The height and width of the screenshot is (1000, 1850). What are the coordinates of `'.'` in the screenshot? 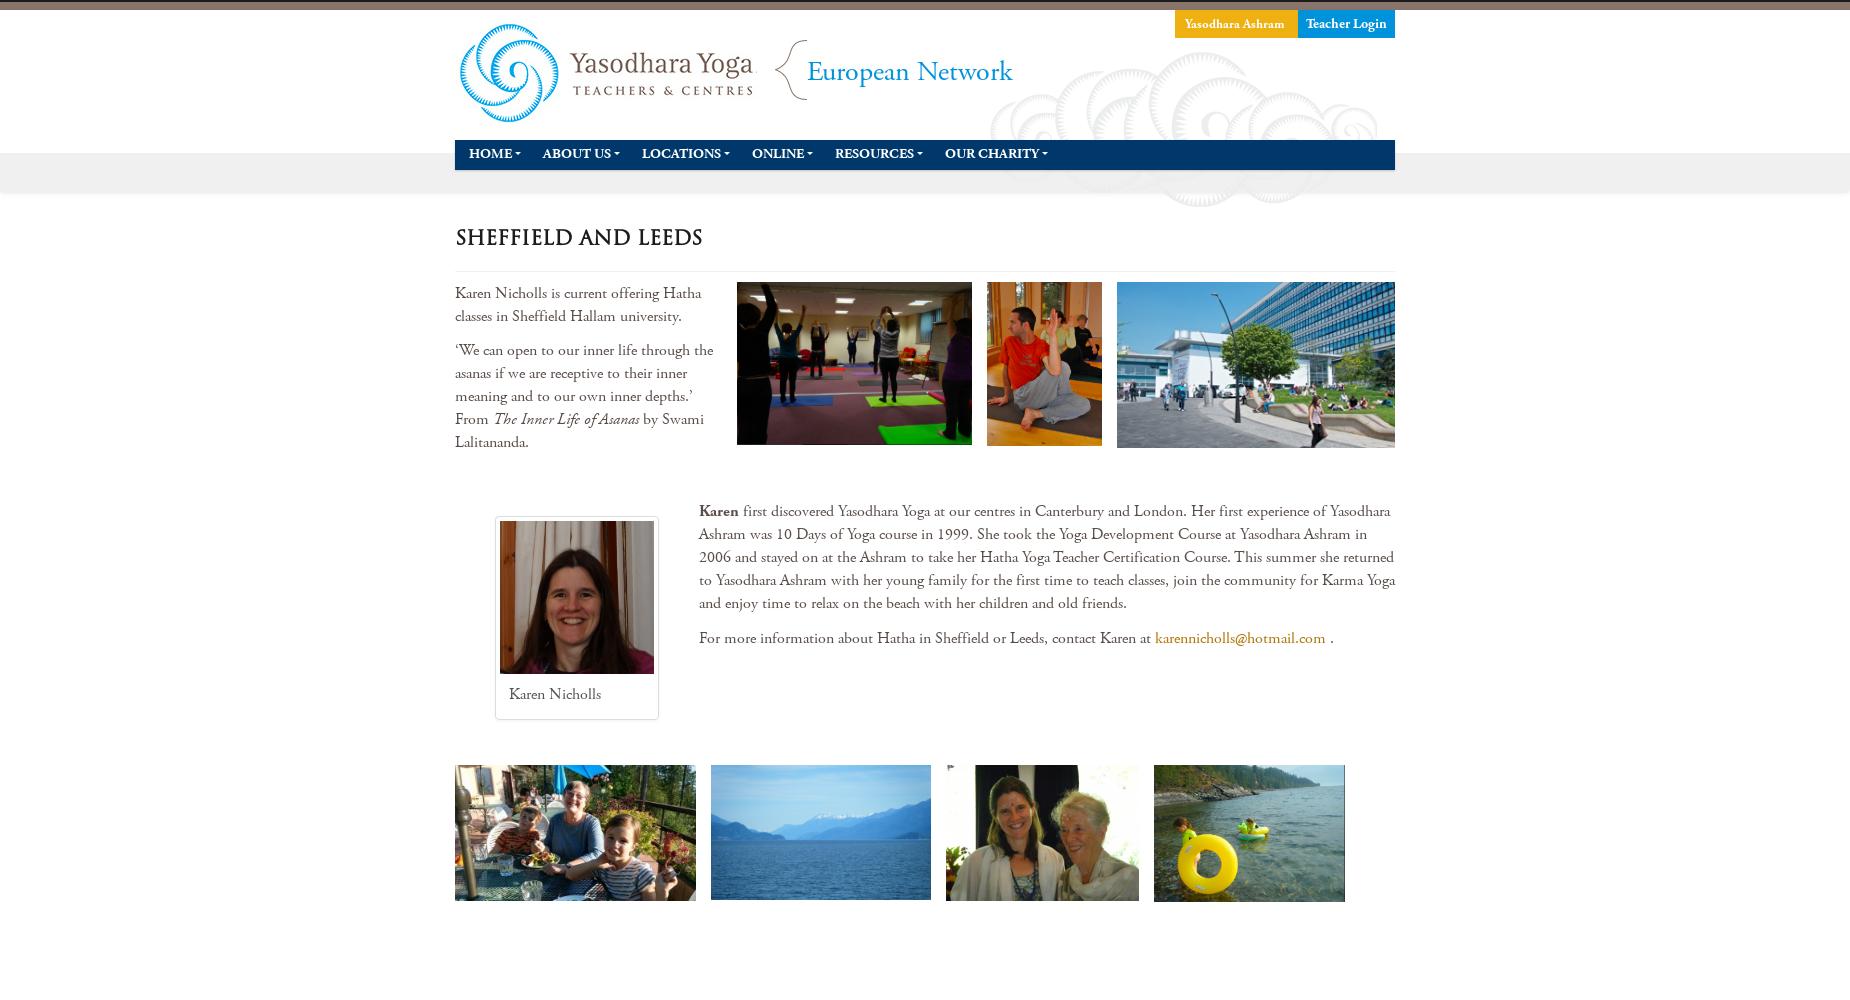 It's located at (1328, 637).